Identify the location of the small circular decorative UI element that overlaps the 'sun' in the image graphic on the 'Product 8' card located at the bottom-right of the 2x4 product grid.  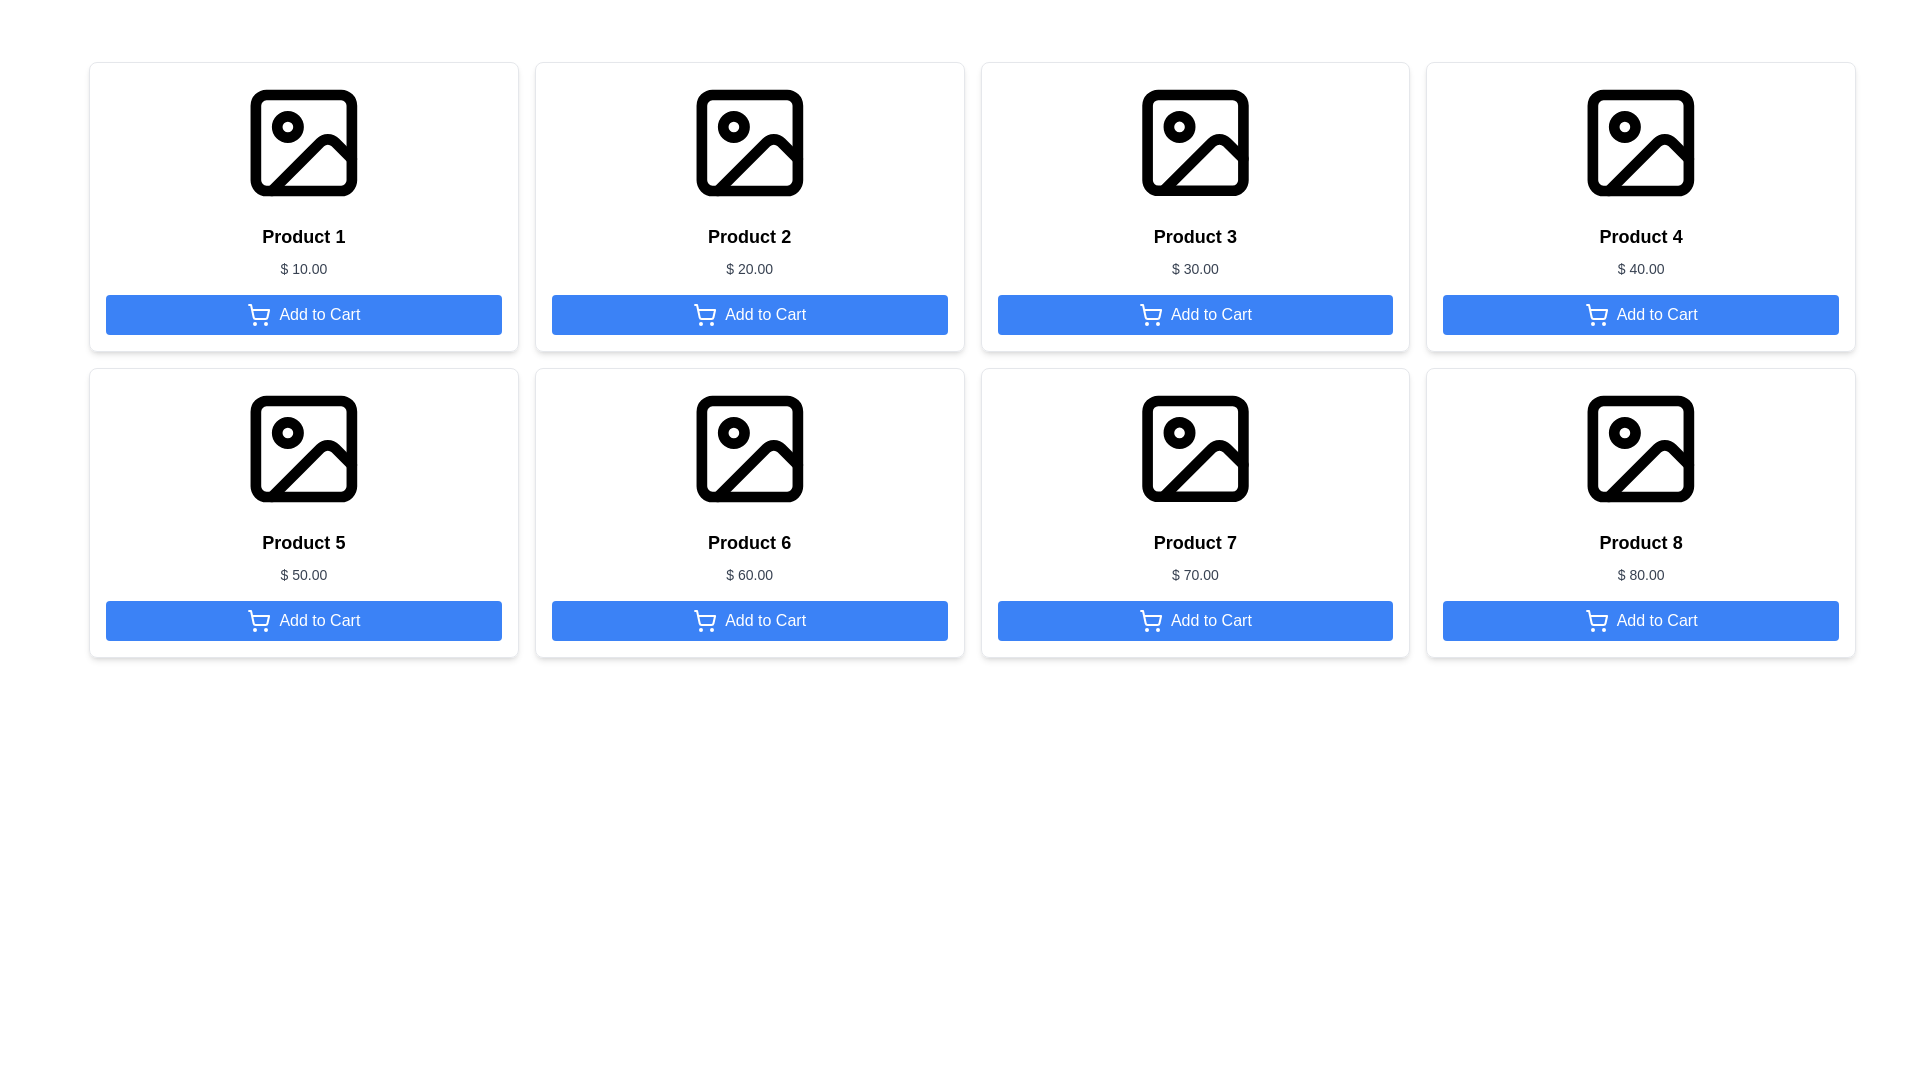
(1625, 431).